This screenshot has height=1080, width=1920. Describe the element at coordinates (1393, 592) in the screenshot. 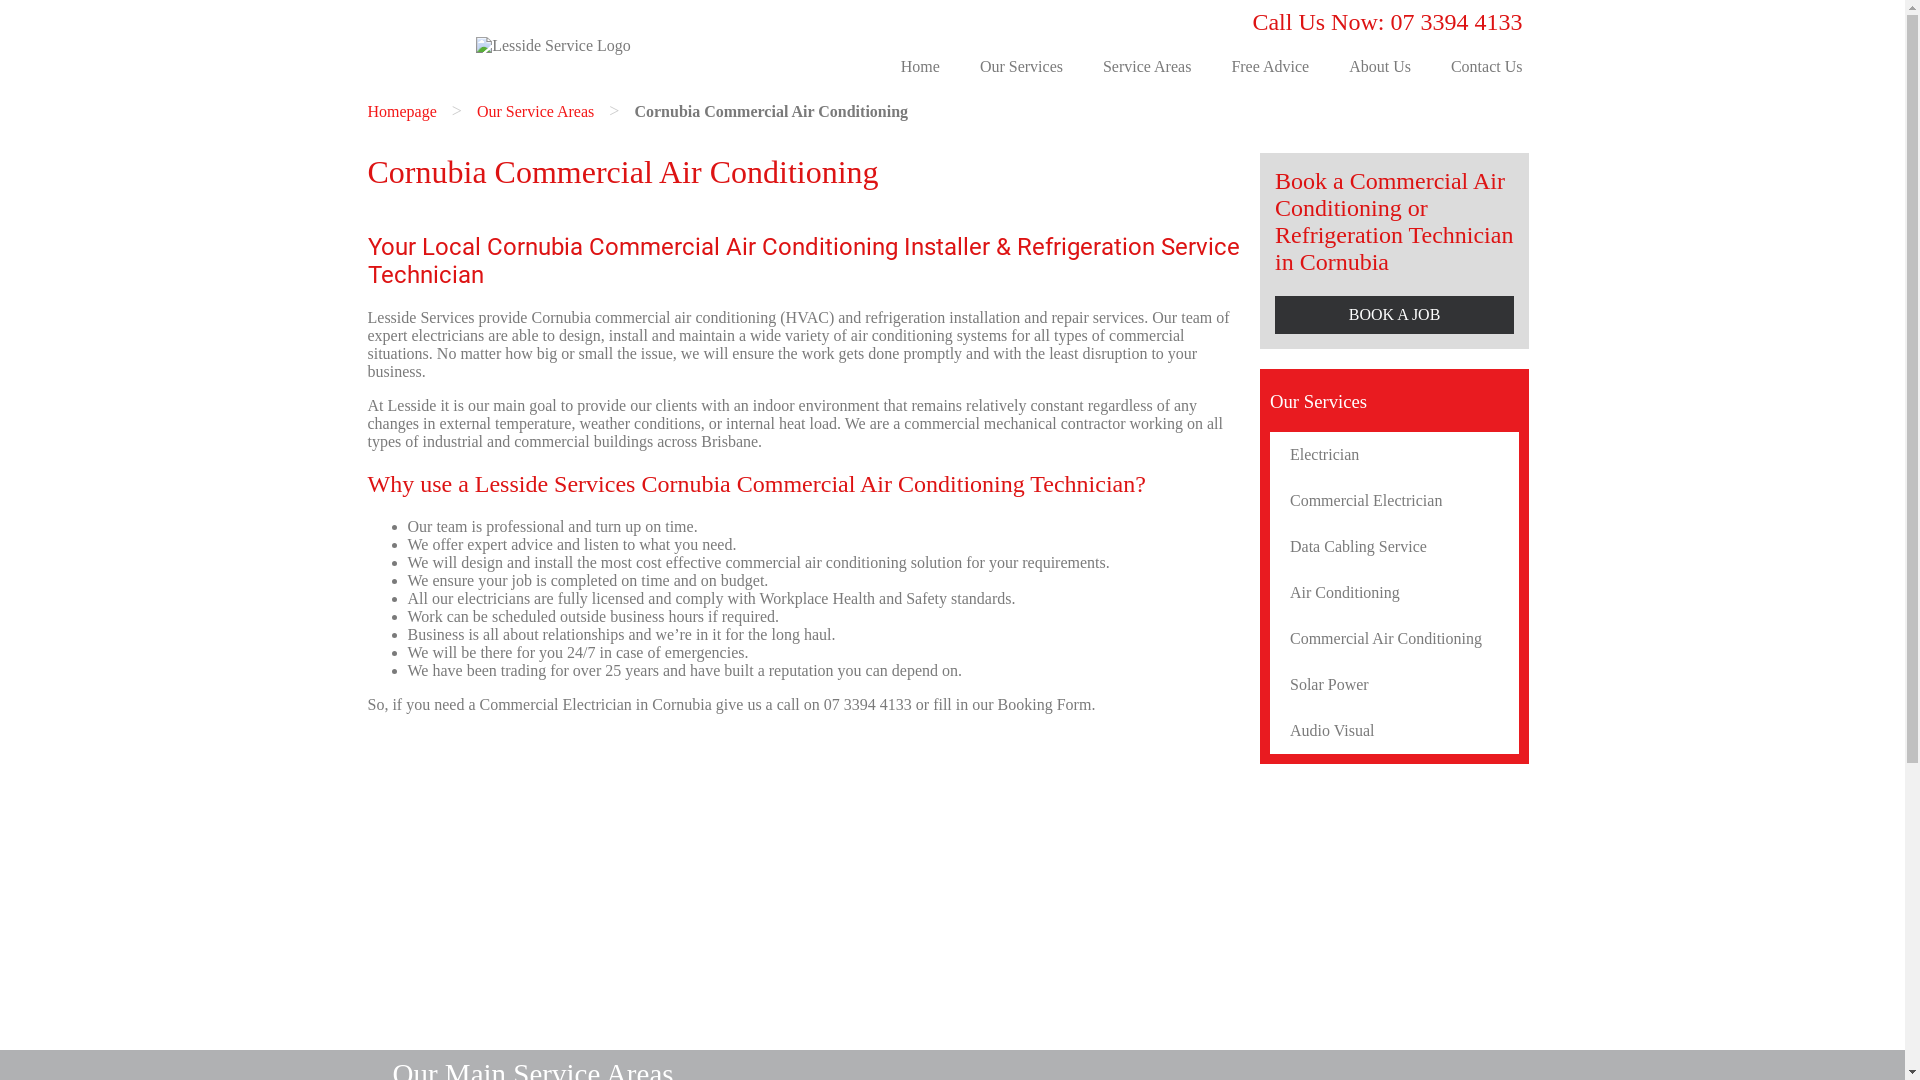

I see `'Air Conditioning'` at that location.